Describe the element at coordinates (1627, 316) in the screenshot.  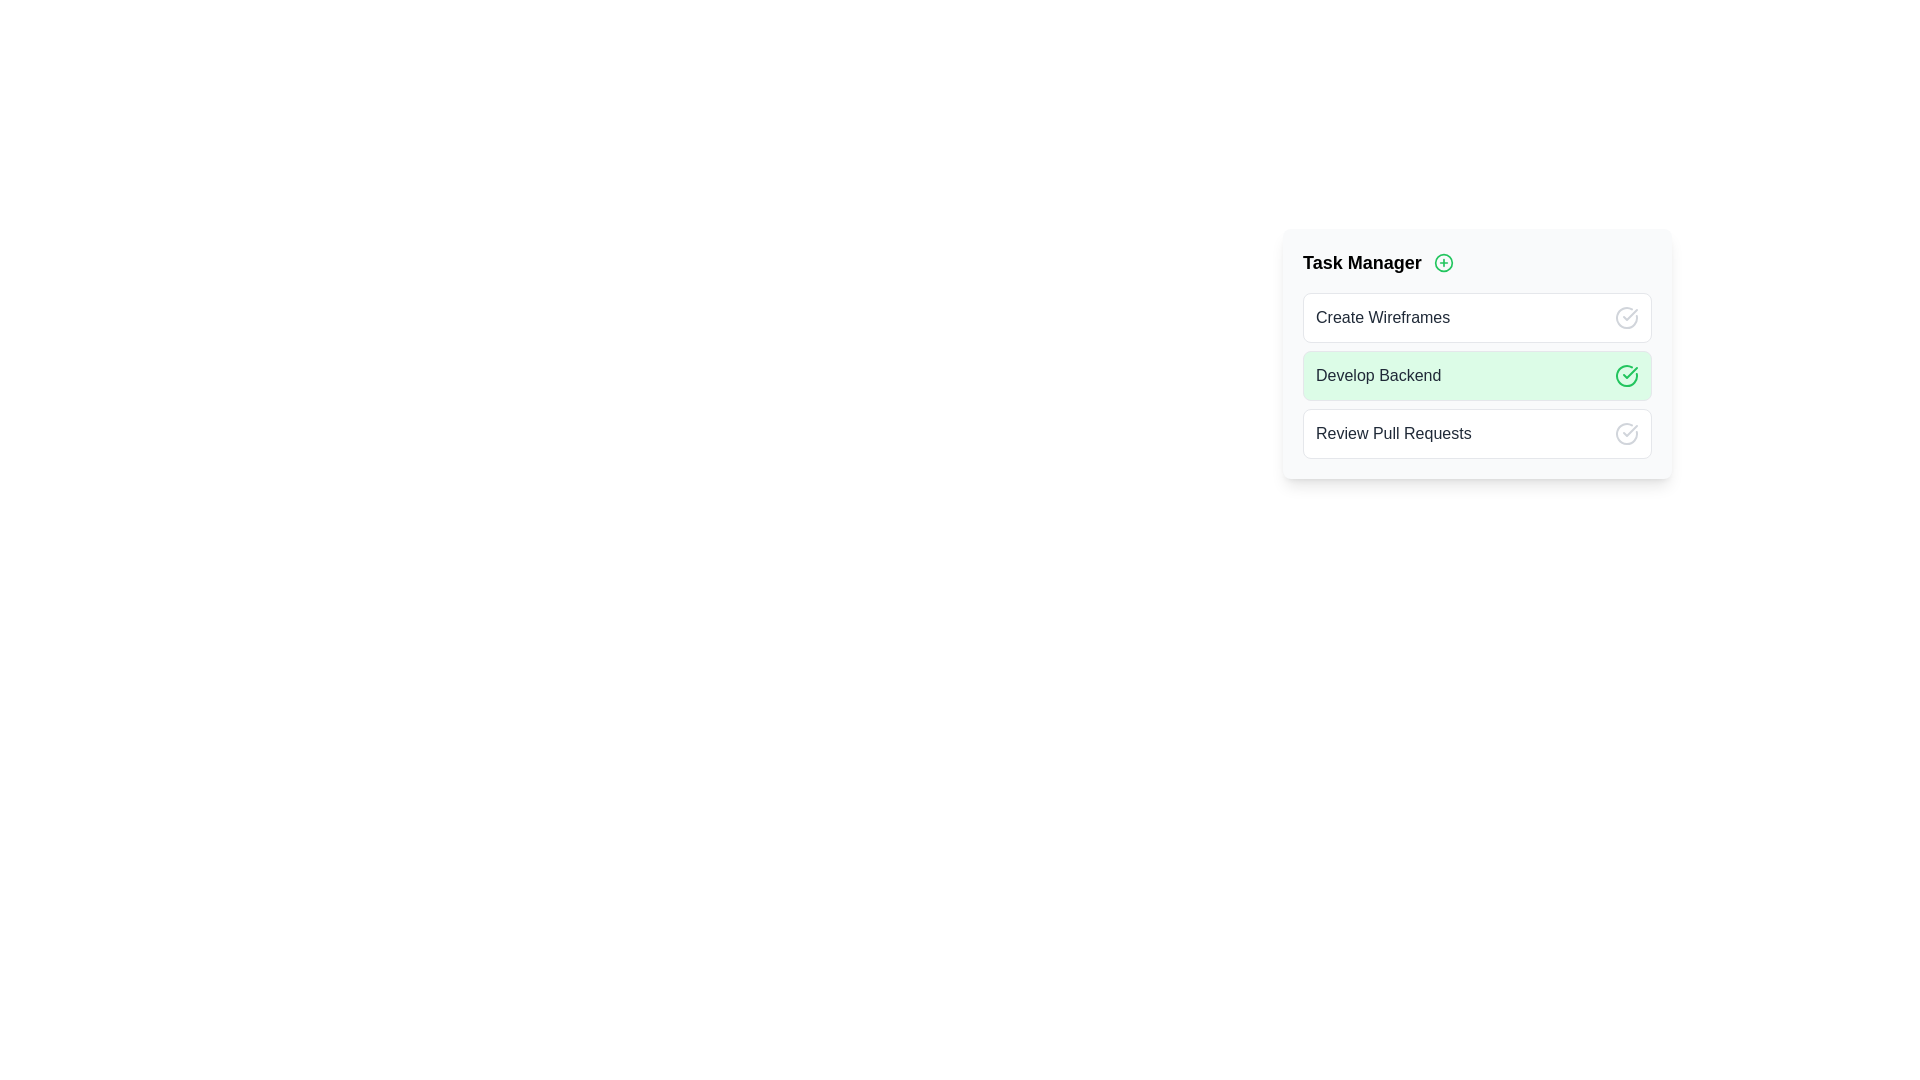
I see `the task completion icon located in the 'Create Wireframes' task row of the 'Task Manager' widget to mark the task as completed` at that location.